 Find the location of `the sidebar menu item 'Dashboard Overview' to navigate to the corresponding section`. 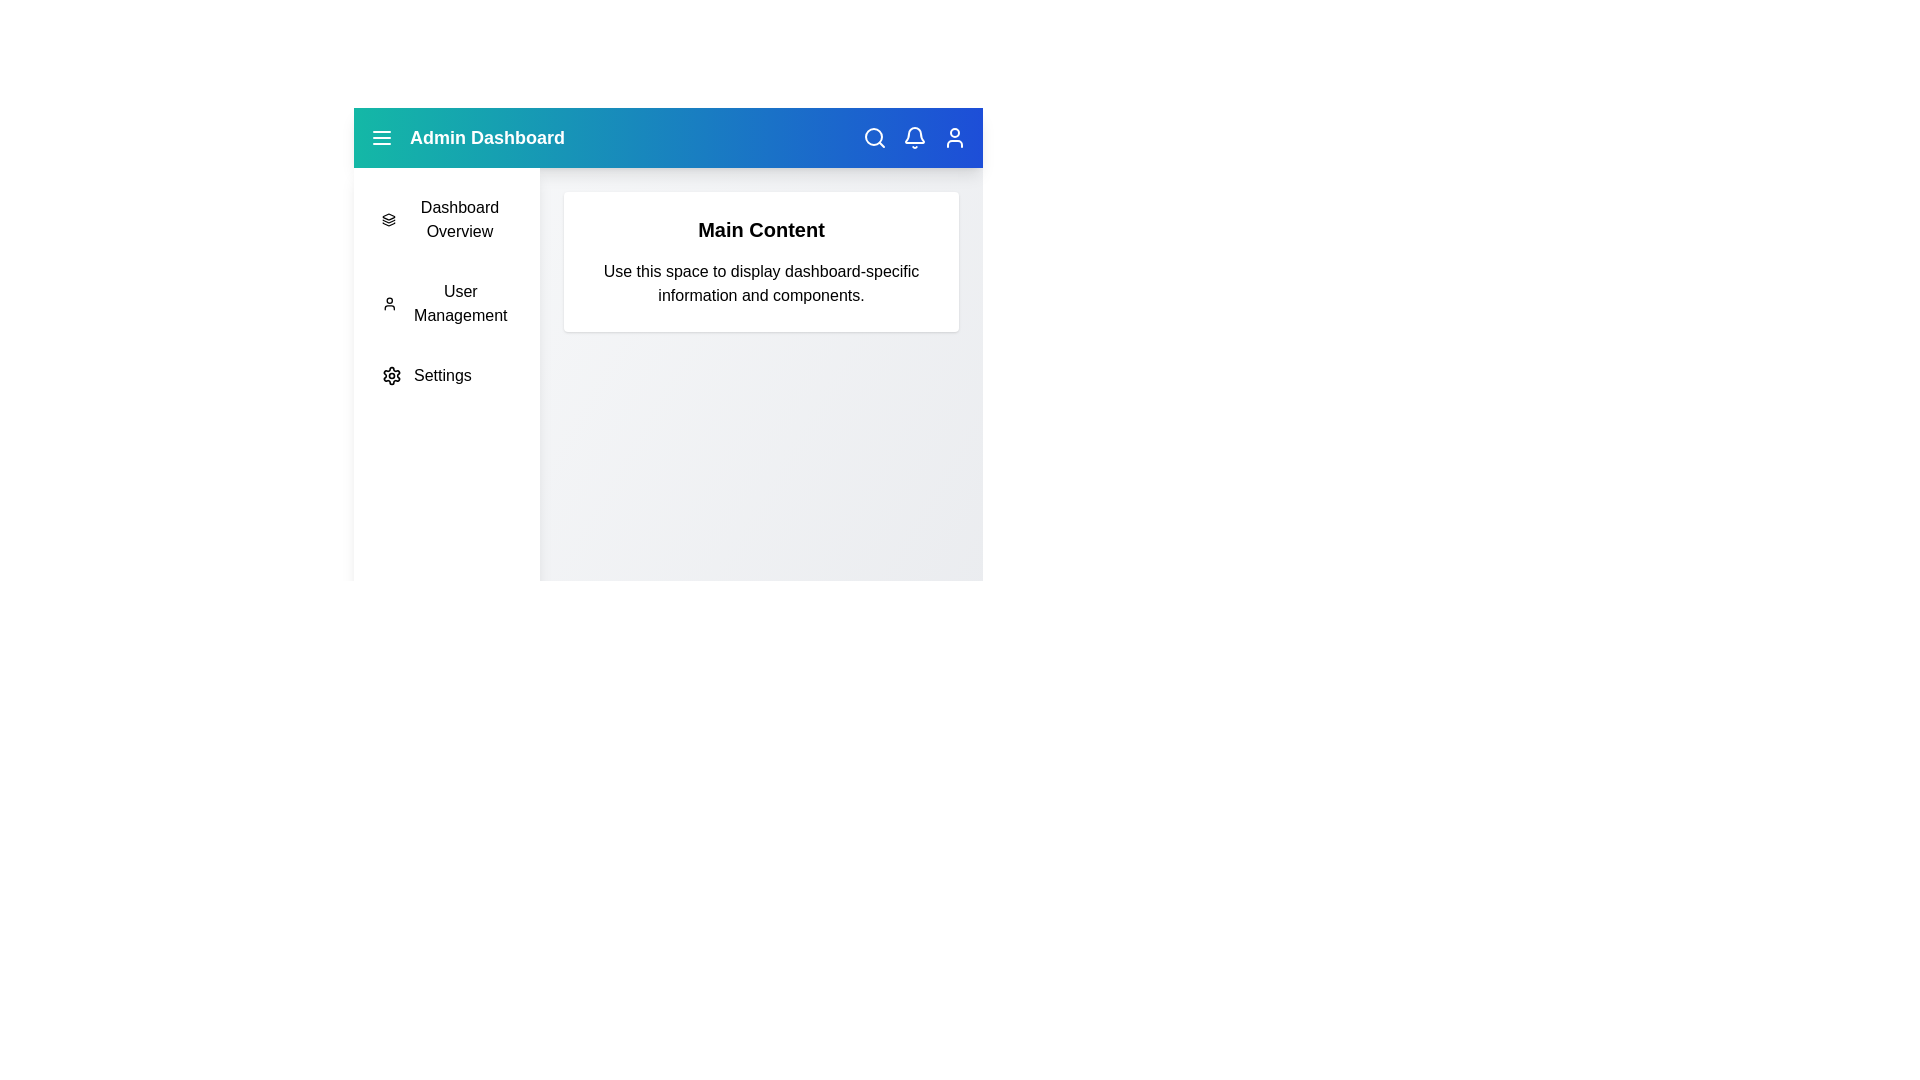

the sidebar menu item 'Dashboard Overview' to navigate to the corresponding section is located at coordinates (445, 219).